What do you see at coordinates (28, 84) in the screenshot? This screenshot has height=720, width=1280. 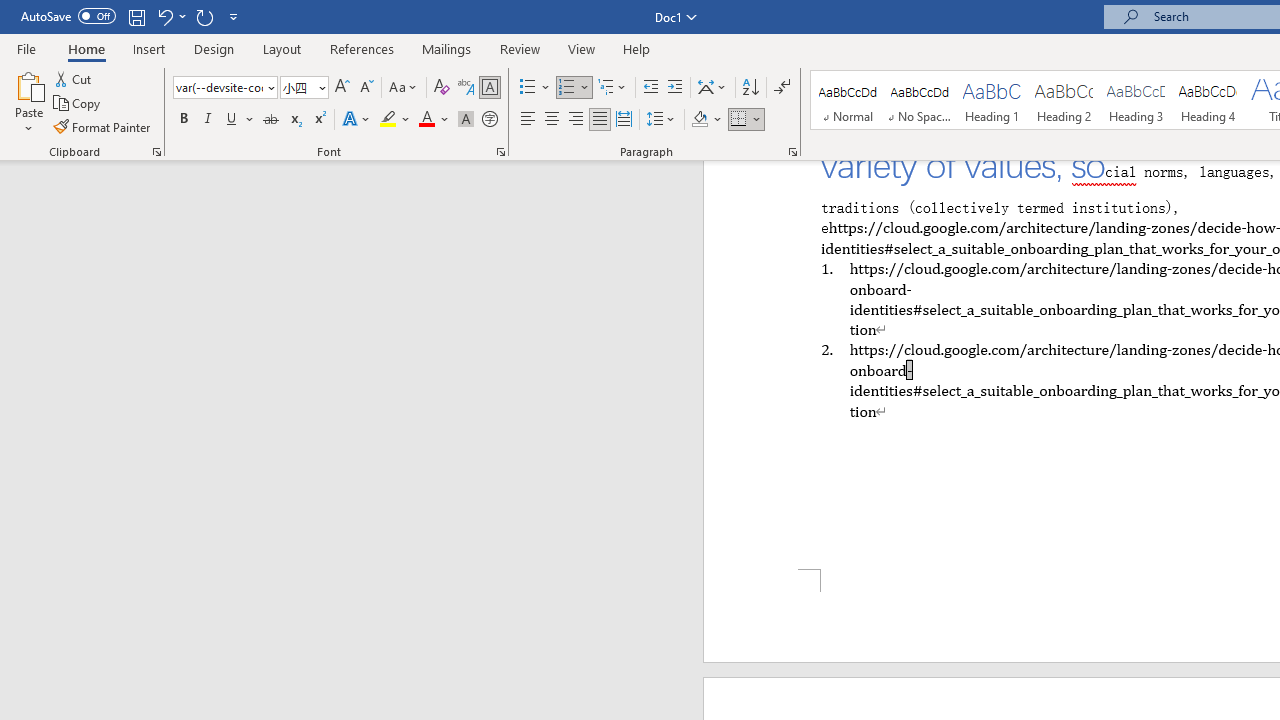 I see `'Paste'` at bounding box center [28, 84].